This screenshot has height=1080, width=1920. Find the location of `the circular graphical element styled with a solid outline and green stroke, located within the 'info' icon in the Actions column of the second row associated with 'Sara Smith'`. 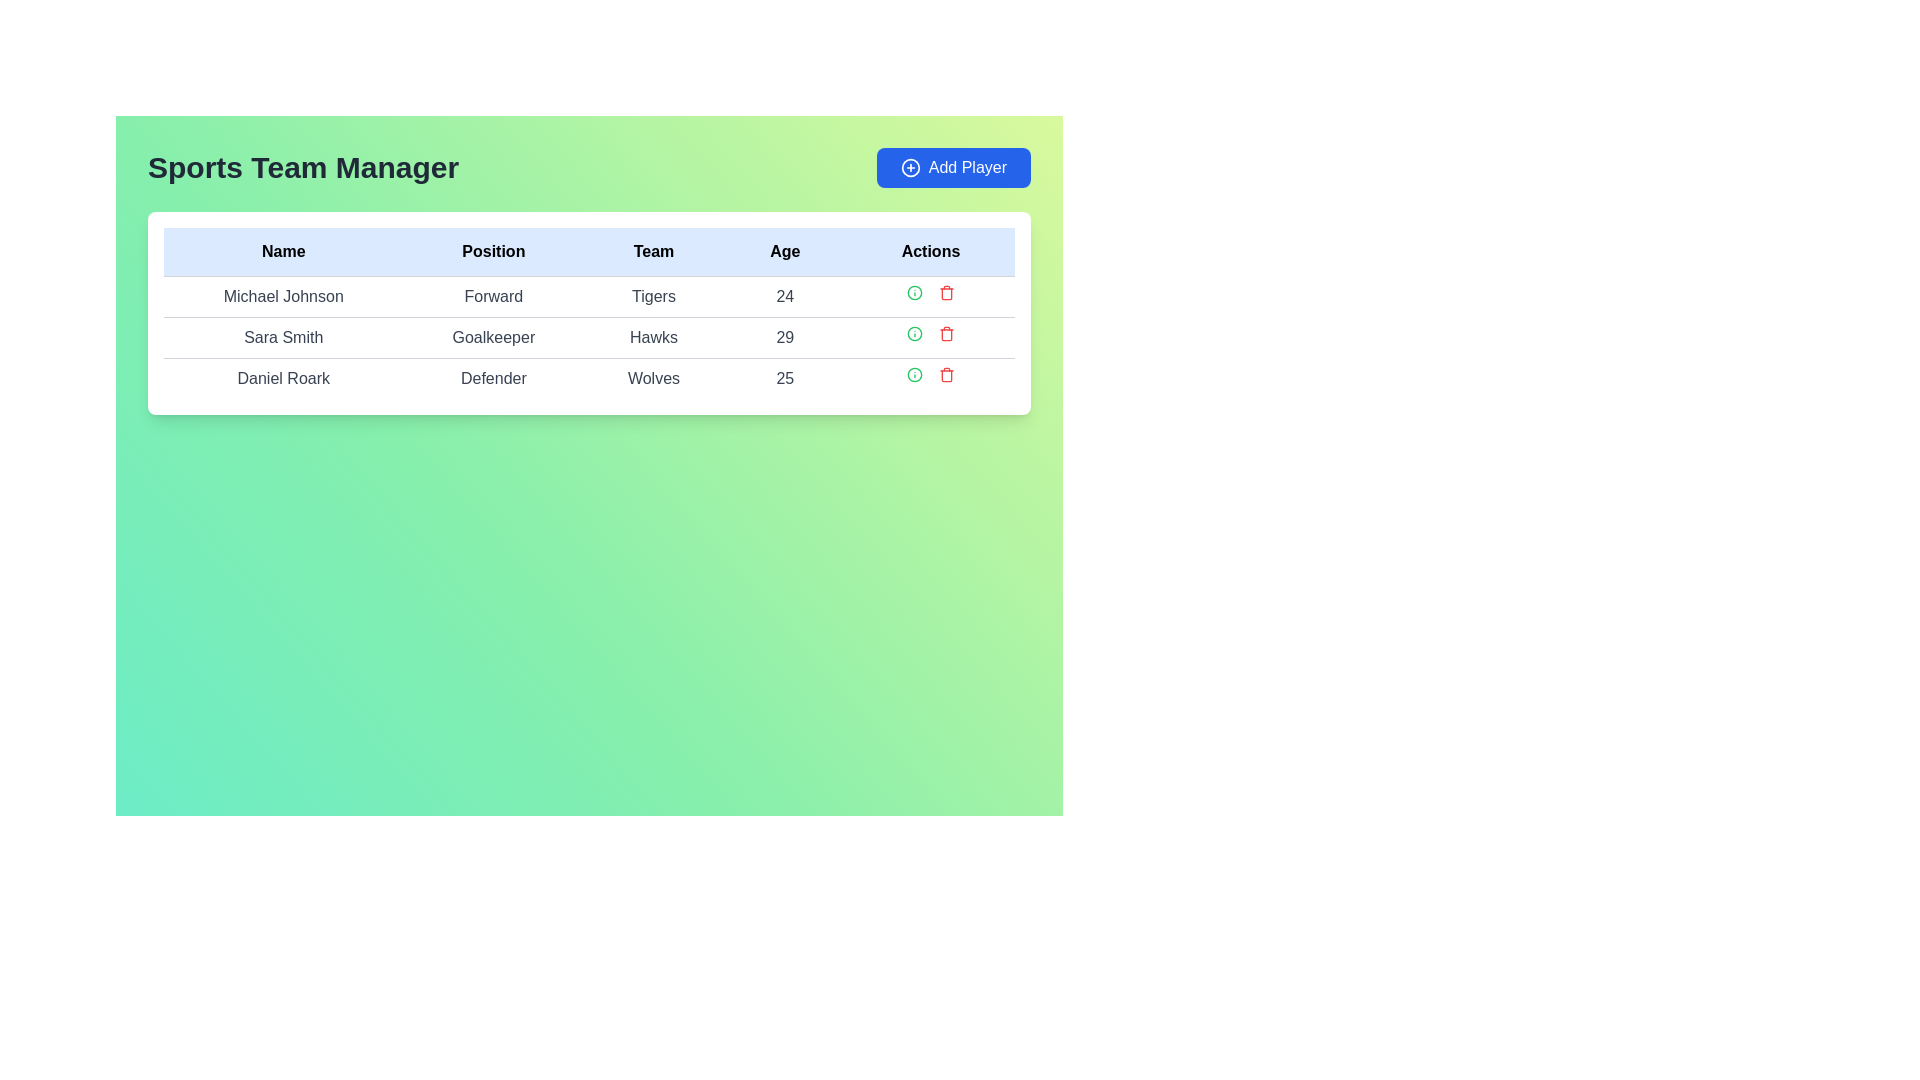

the circular graphical element styled with a solid outline and green stroke, located within the 'info' icon in the Actions column of the second row associated with 'Sara Smith' is located at coordinates (913, 293).